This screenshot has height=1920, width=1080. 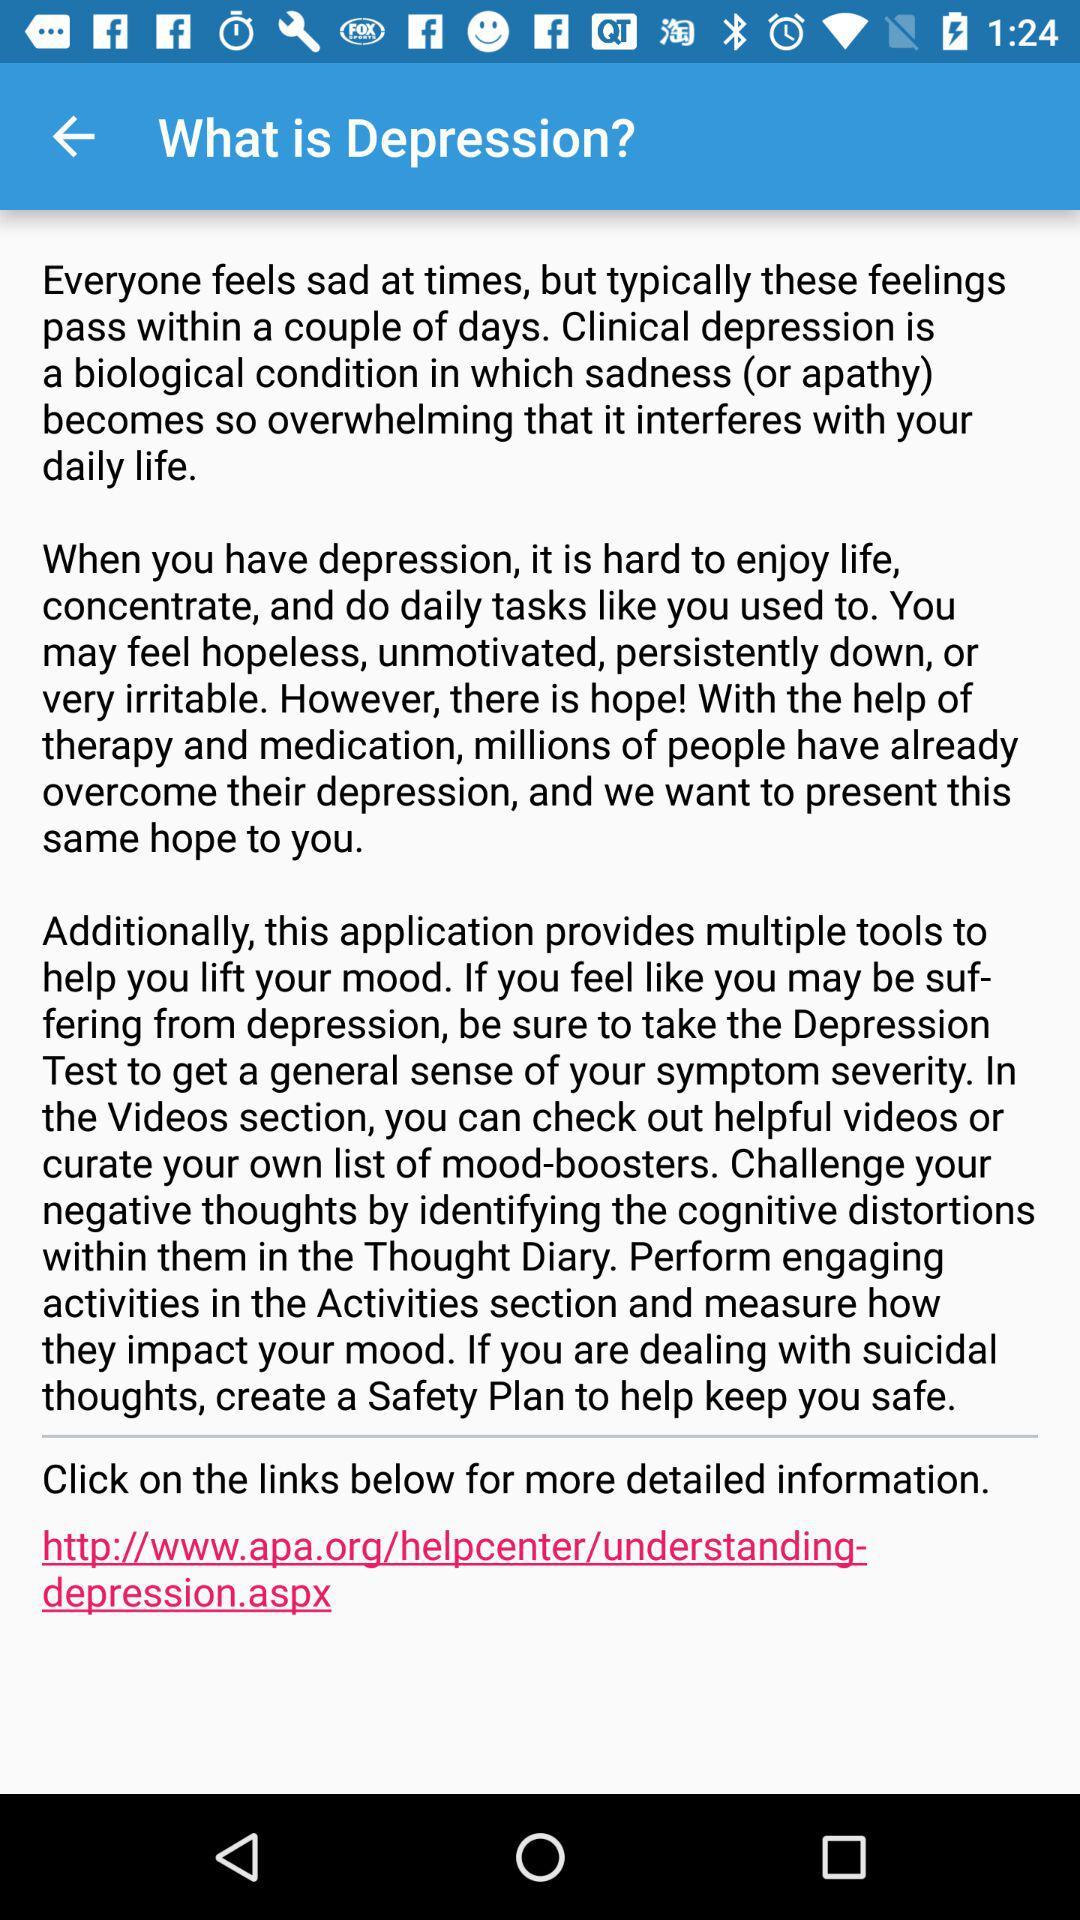 I want to click on the item next to the what is depression?  item, so click(x=72, y=135).